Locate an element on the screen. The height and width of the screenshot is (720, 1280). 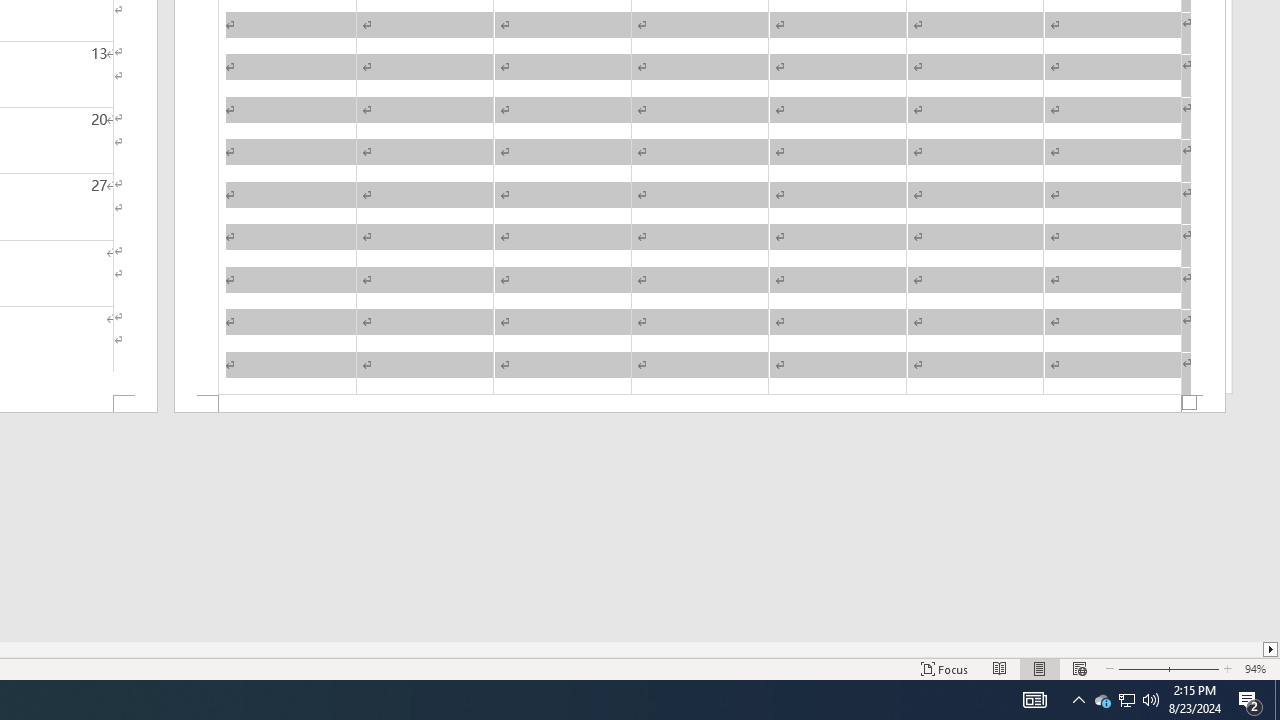
'Column right' is located at coordinates (1270, 649).